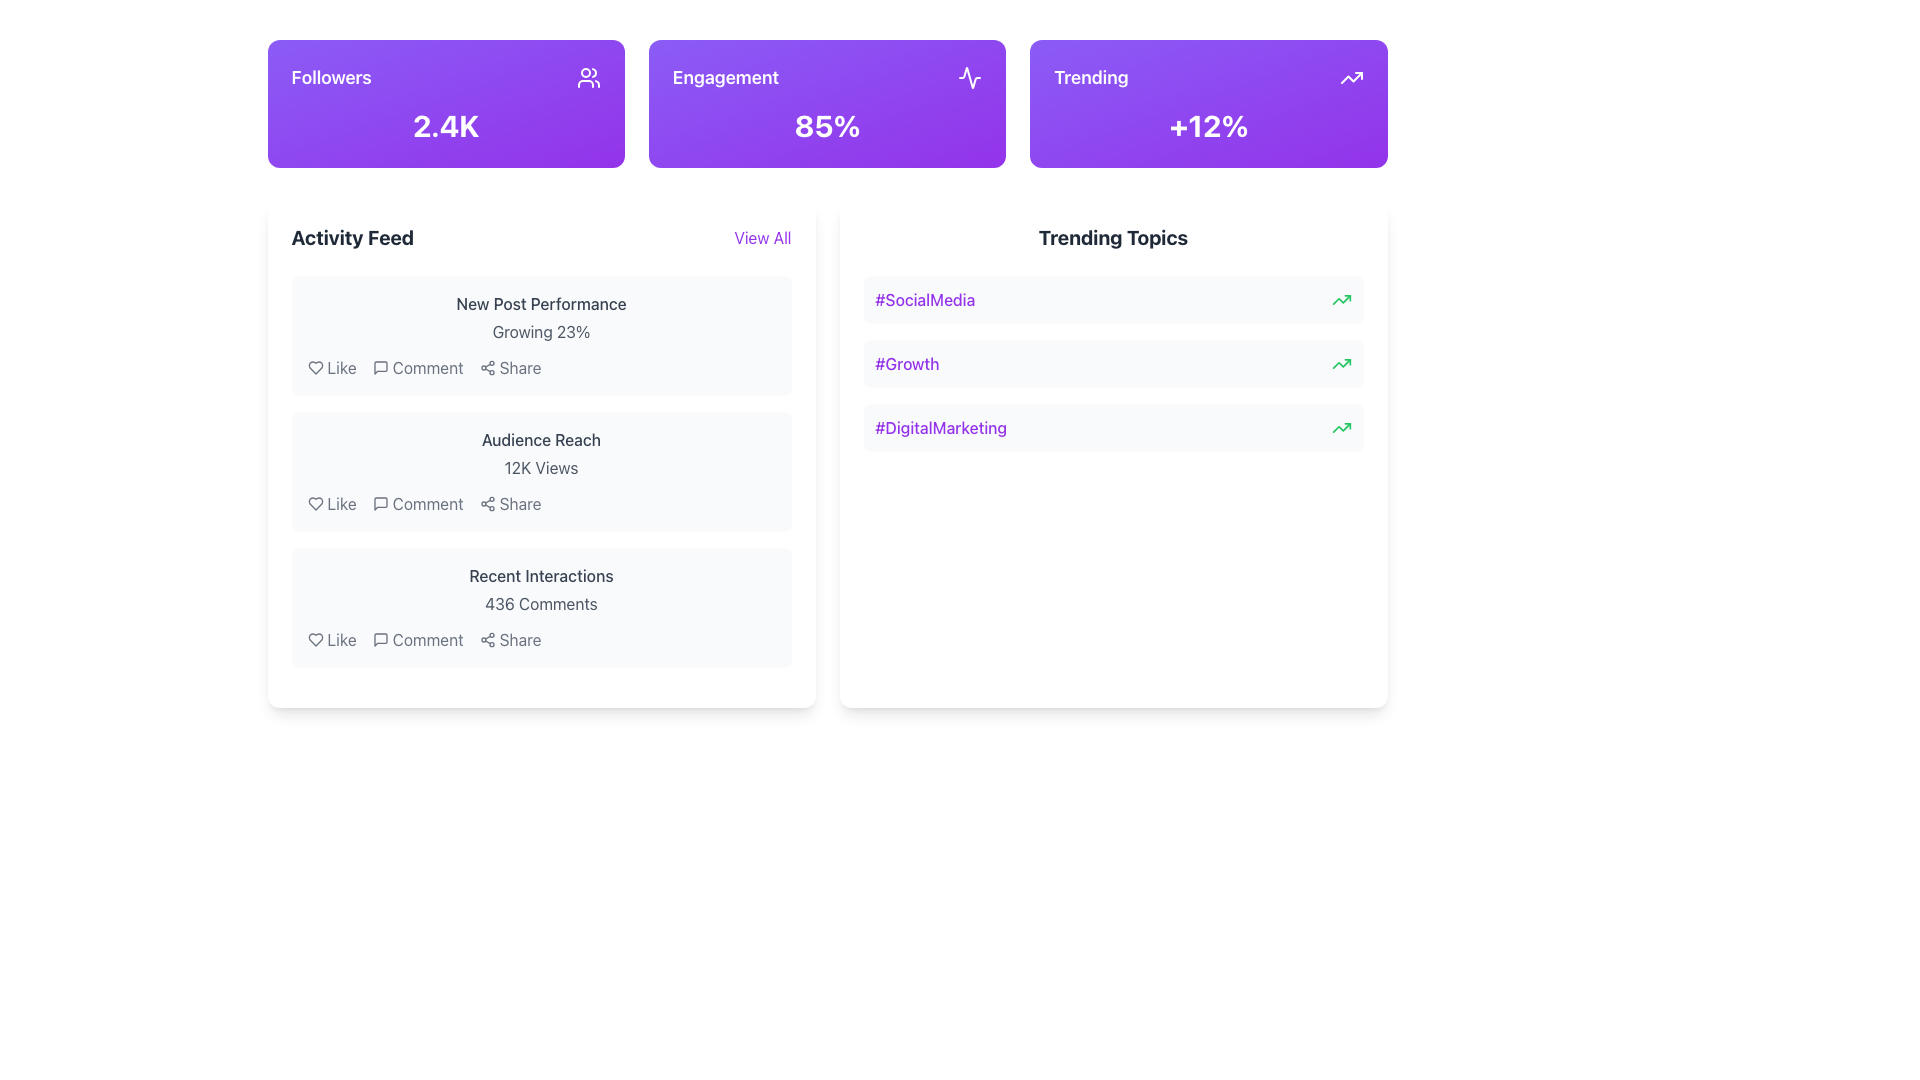 The image size is (1920, 1080). Describe the element at coordinates (314, 640) in the screenshot. I see `the heart icon representing the 'Like' functionality` at that location.